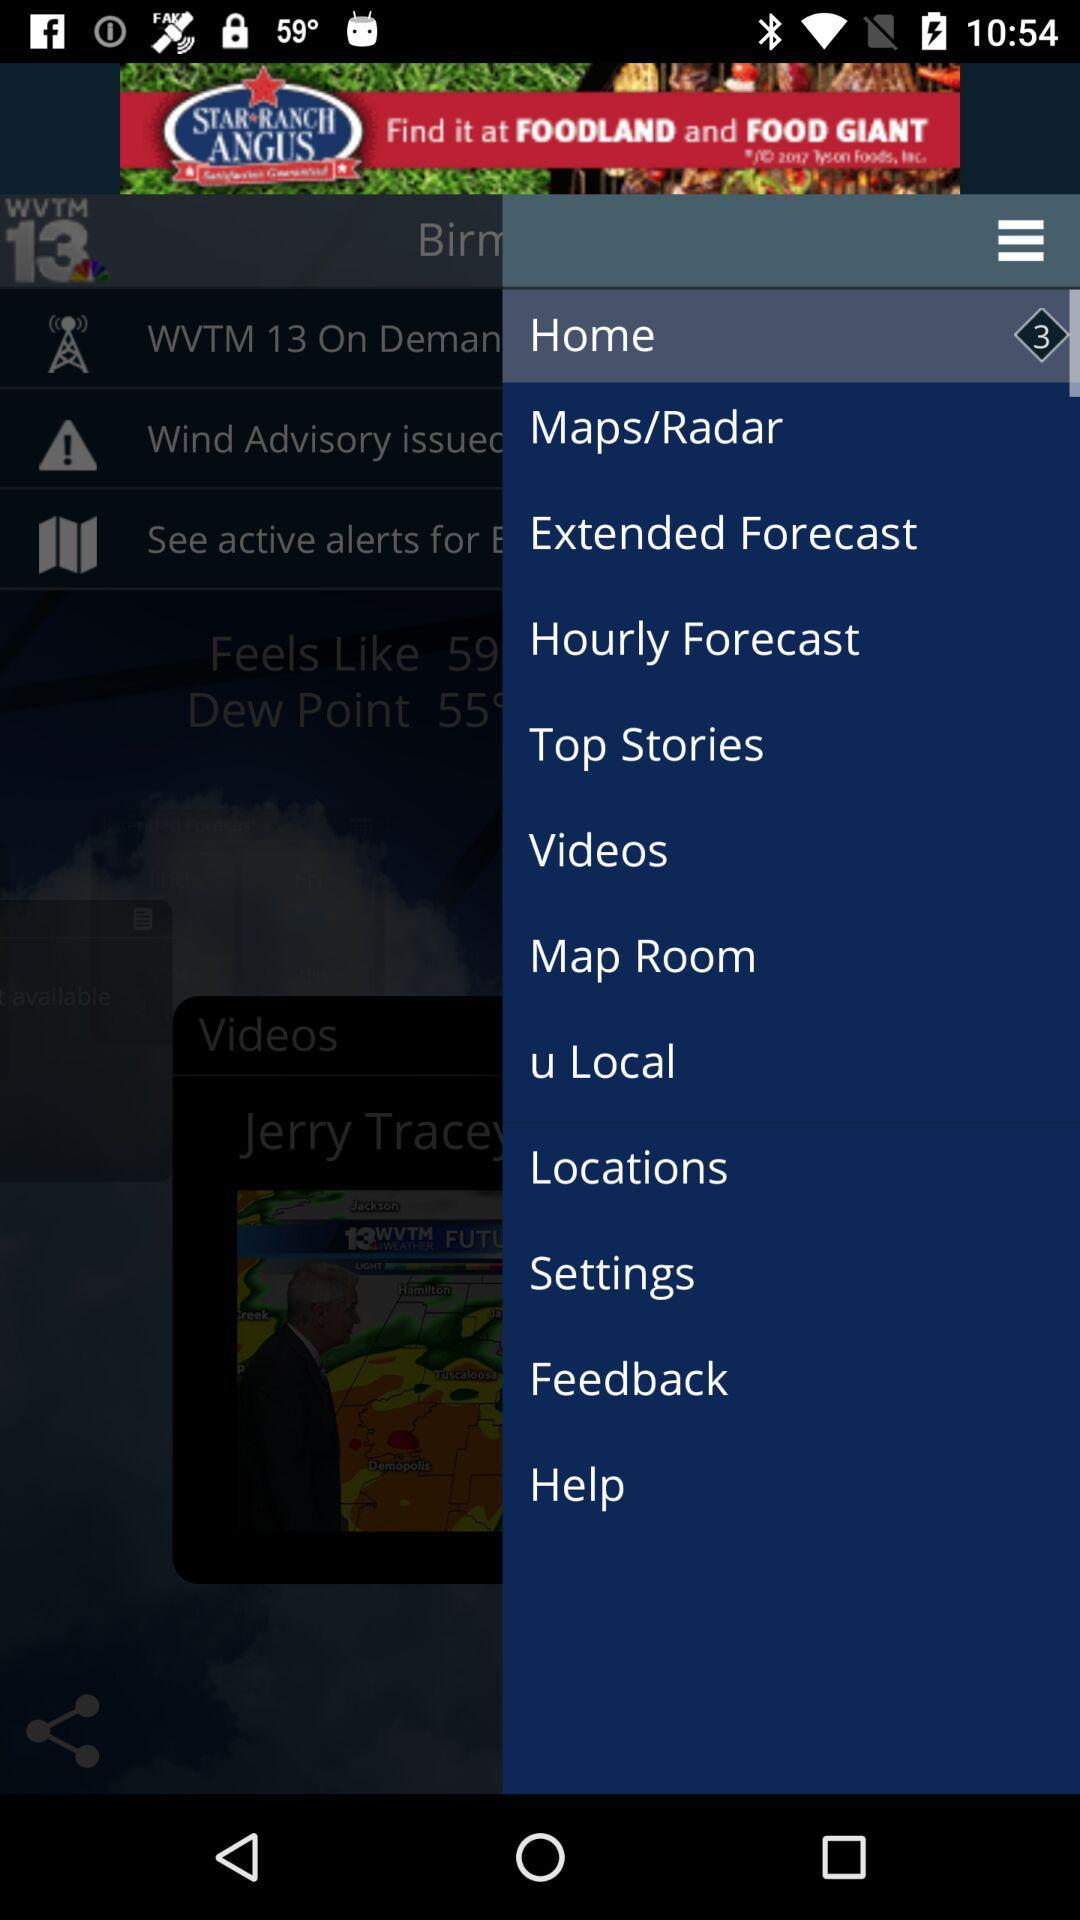 This screenshot has height=1920, width=1080. What do you see at coordinates (790, 240) in the screenshot?
I see `the menu button at the right side of the page` at bounding box center [790, 240].